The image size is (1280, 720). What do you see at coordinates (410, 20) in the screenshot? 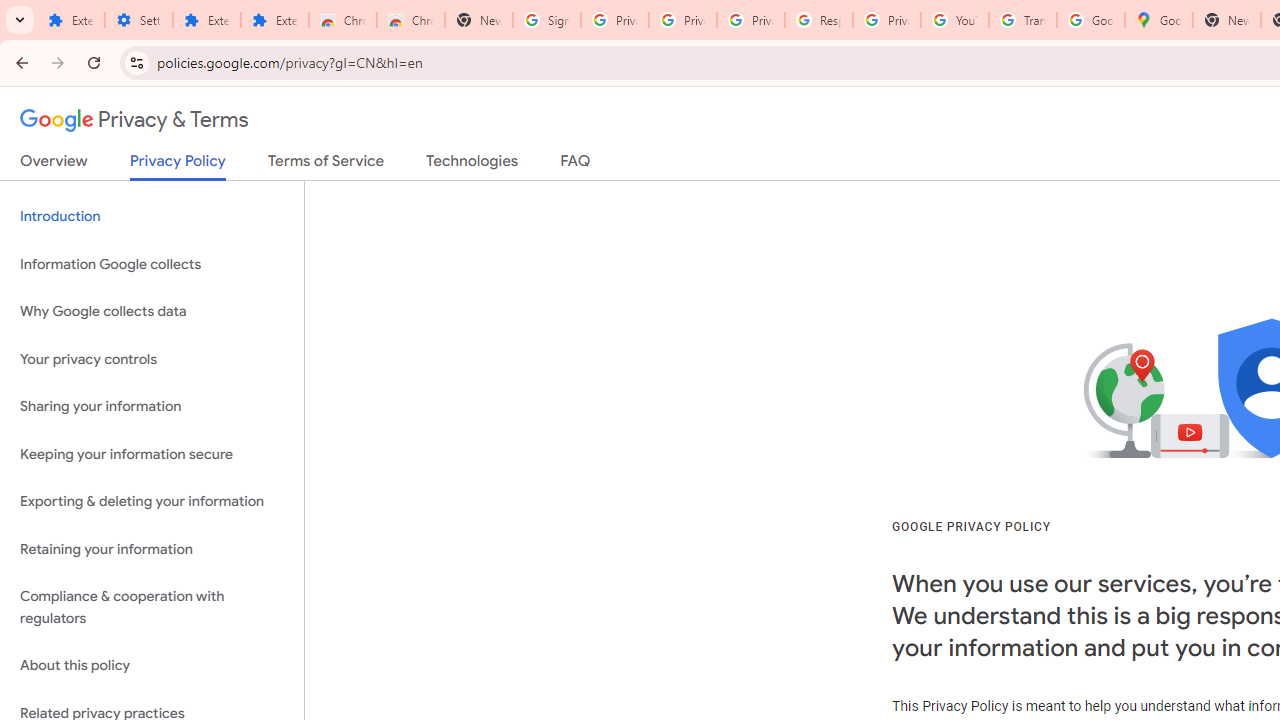
I see `'Chrome Web Store - Themes'` at bounding box center [410, 20].